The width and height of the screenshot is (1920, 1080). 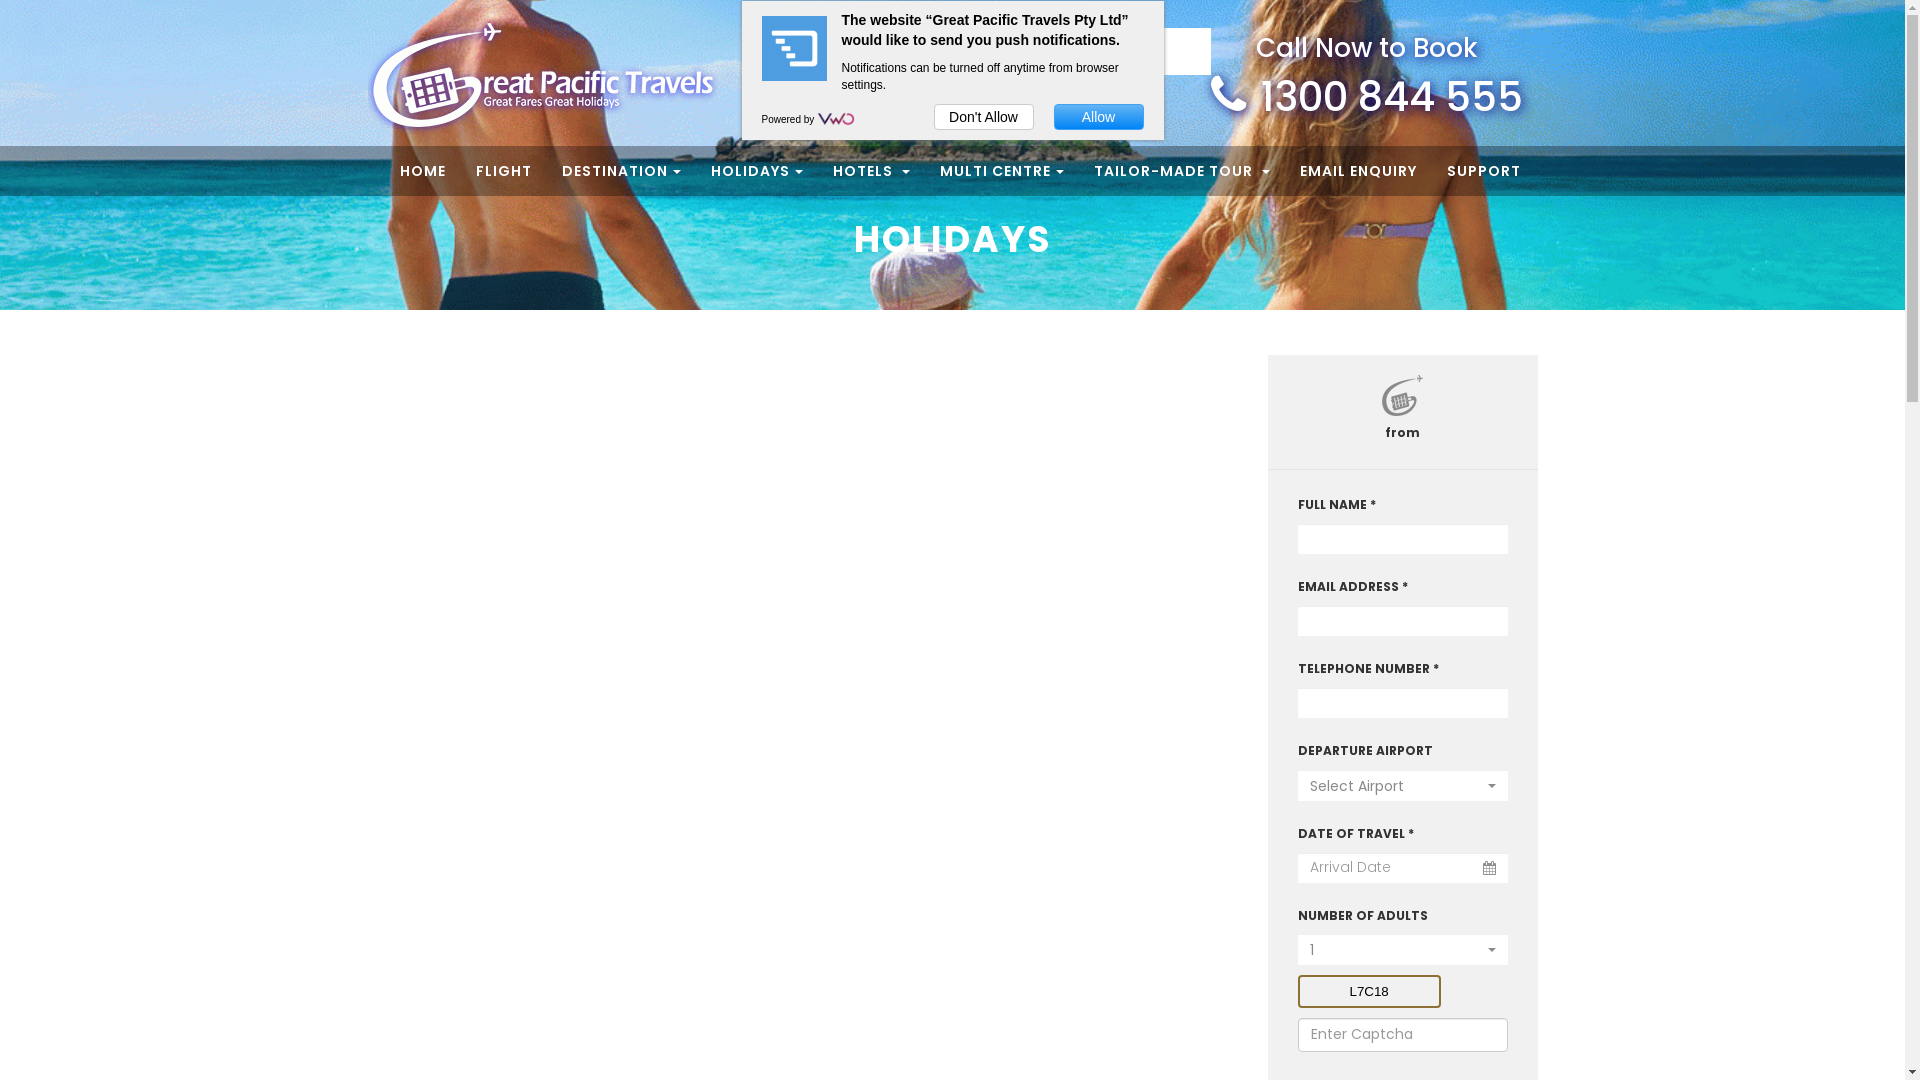 I want to click on 'EMAIL ENQUIRY', so click(x=1358, y=169).